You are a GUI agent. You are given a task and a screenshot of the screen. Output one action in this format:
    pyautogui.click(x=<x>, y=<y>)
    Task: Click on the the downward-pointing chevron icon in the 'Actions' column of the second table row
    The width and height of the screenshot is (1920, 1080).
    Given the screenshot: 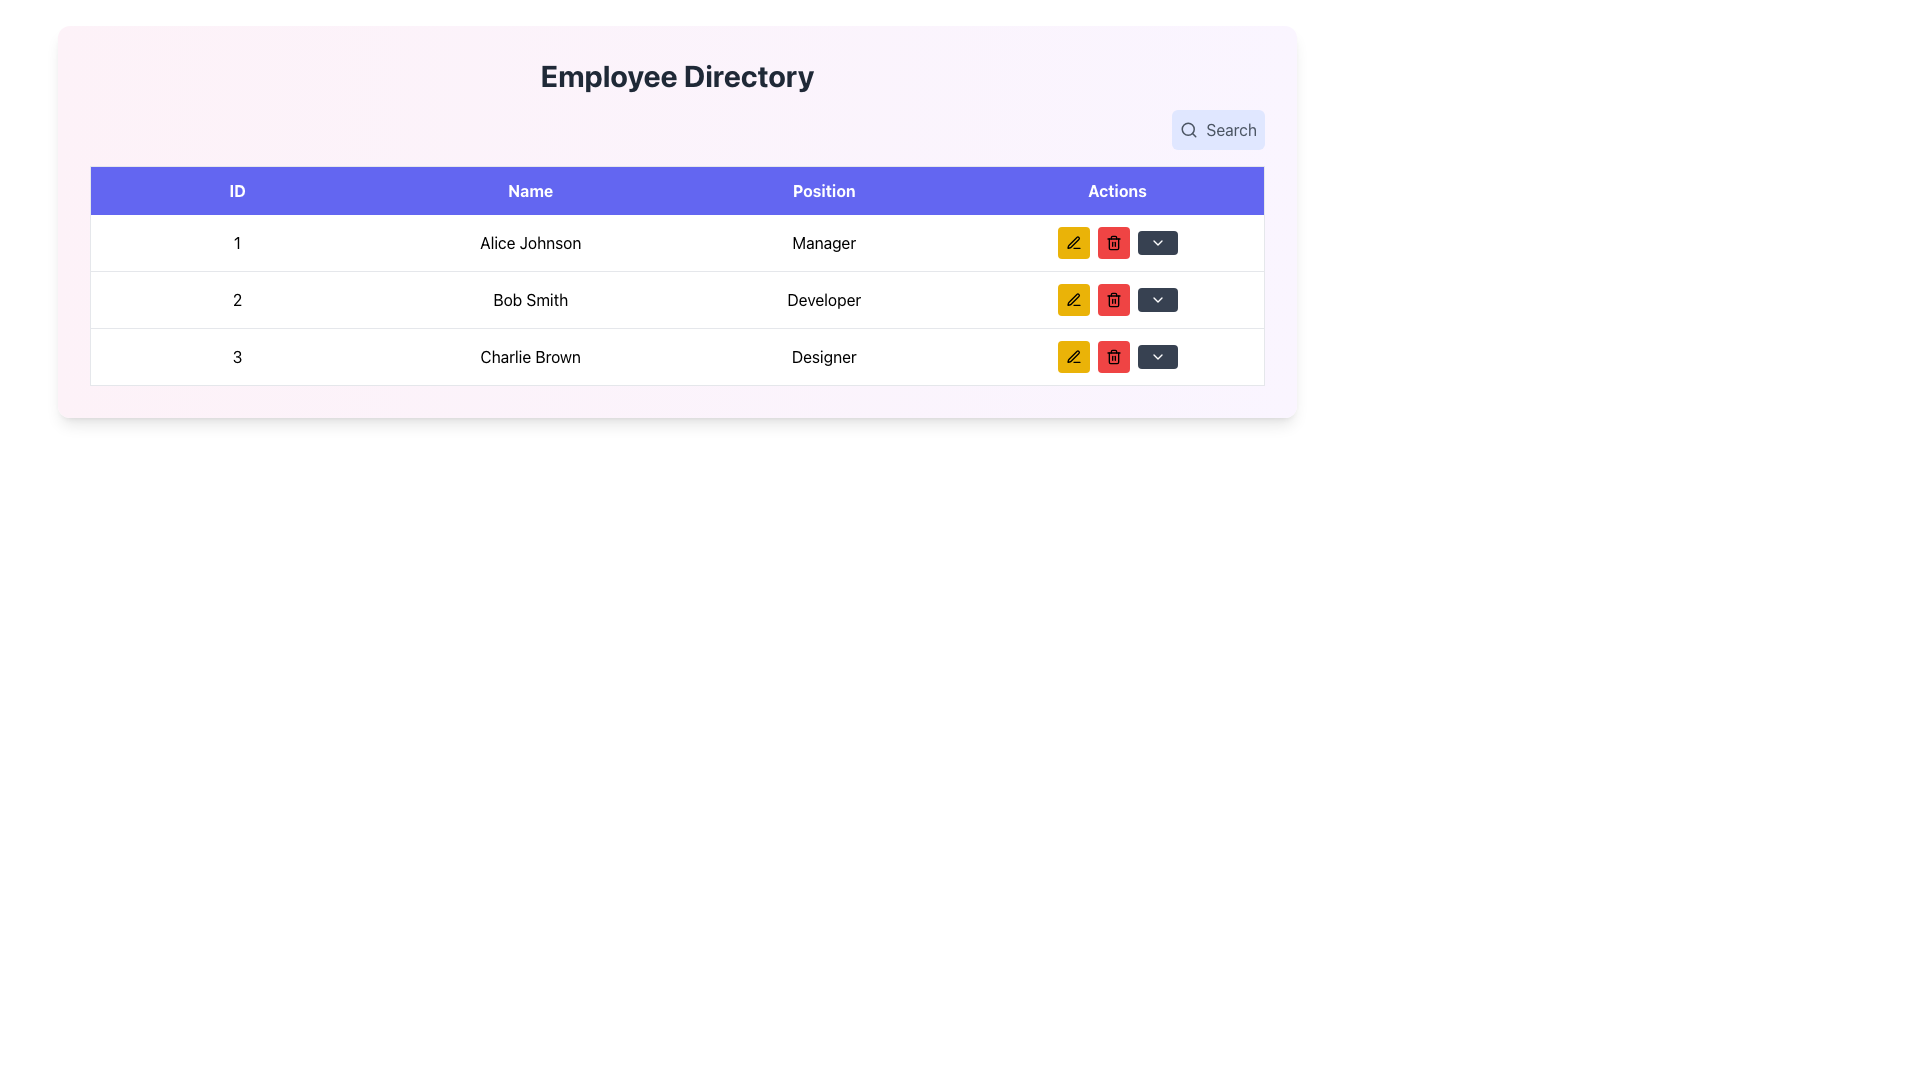 What is the action you would take?
    pyautogui.click(x=1157, y=300)
    